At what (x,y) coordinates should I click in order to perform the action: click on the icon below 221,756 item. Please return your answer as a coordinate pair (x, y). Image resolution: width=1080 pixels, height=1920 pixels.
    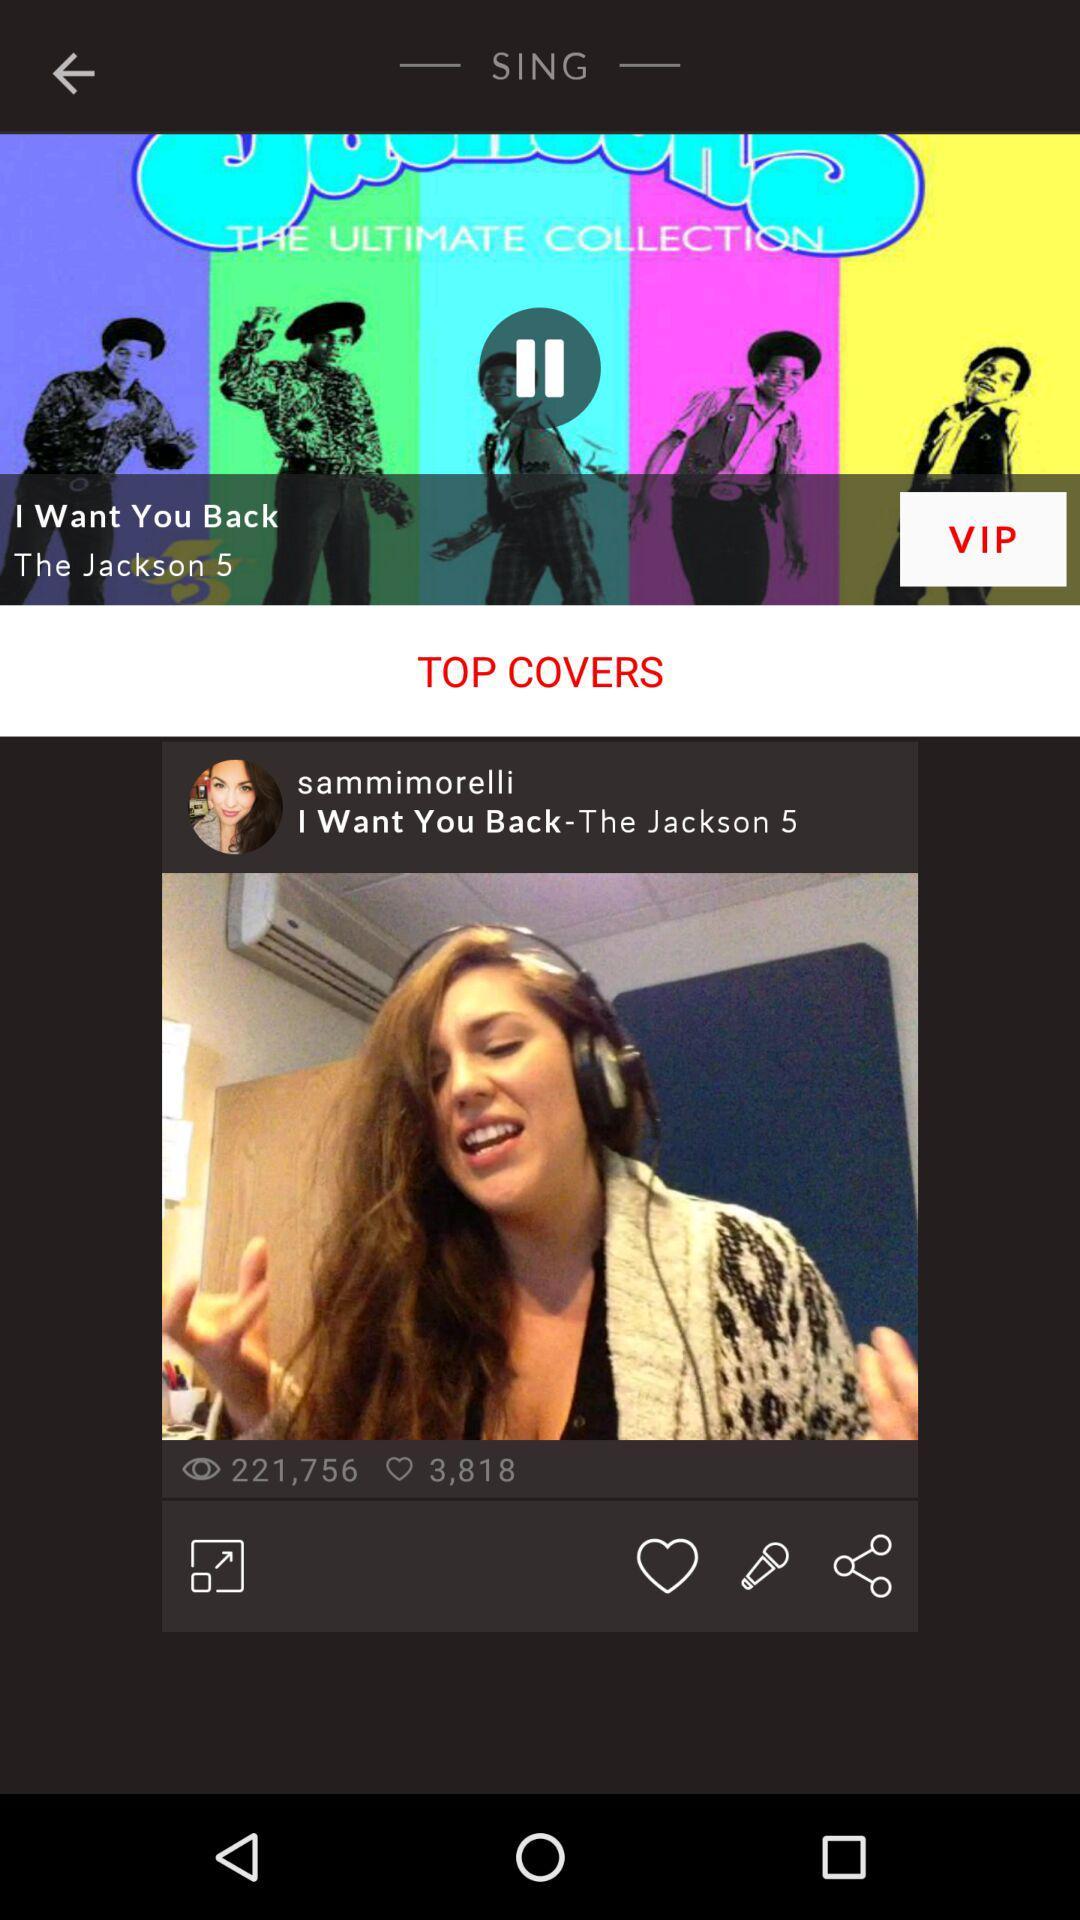
    Looking at the image, I should click on (217, 1564).